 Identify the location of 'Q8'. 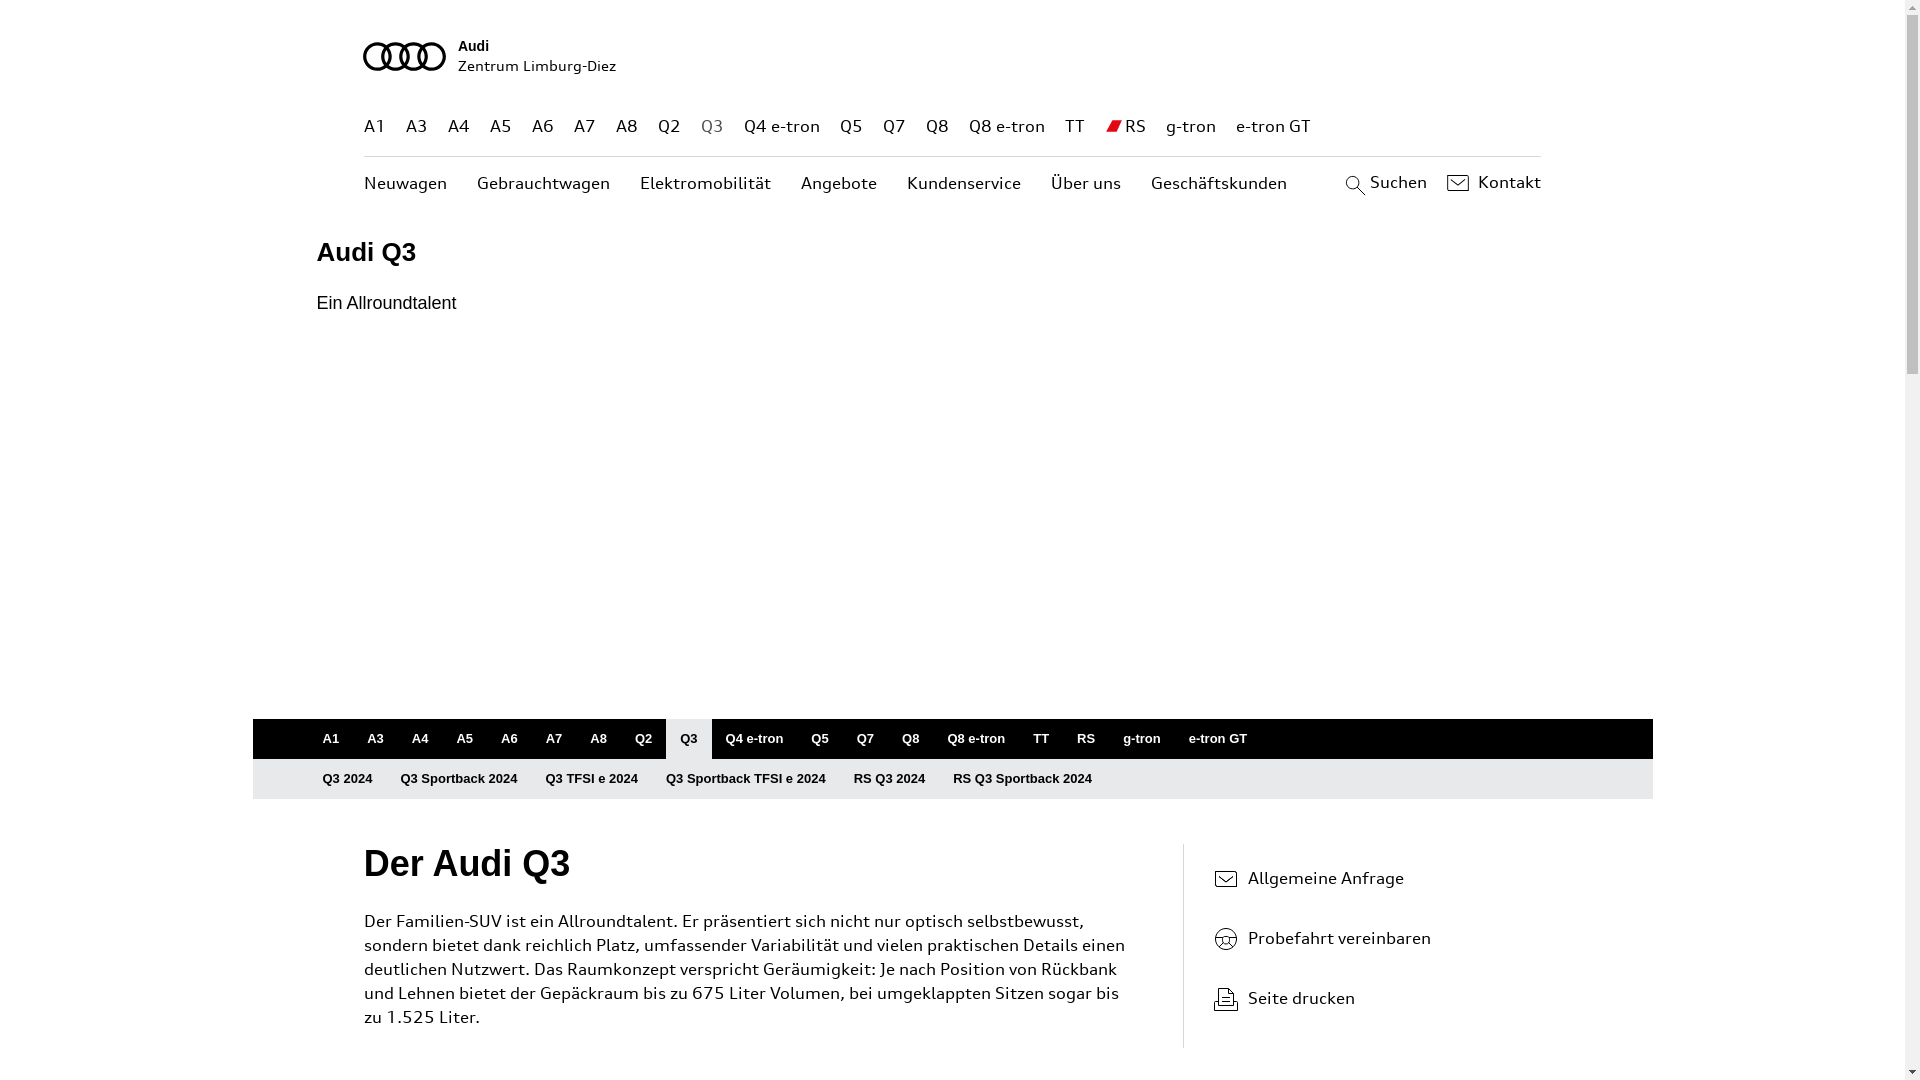
(925, 126).